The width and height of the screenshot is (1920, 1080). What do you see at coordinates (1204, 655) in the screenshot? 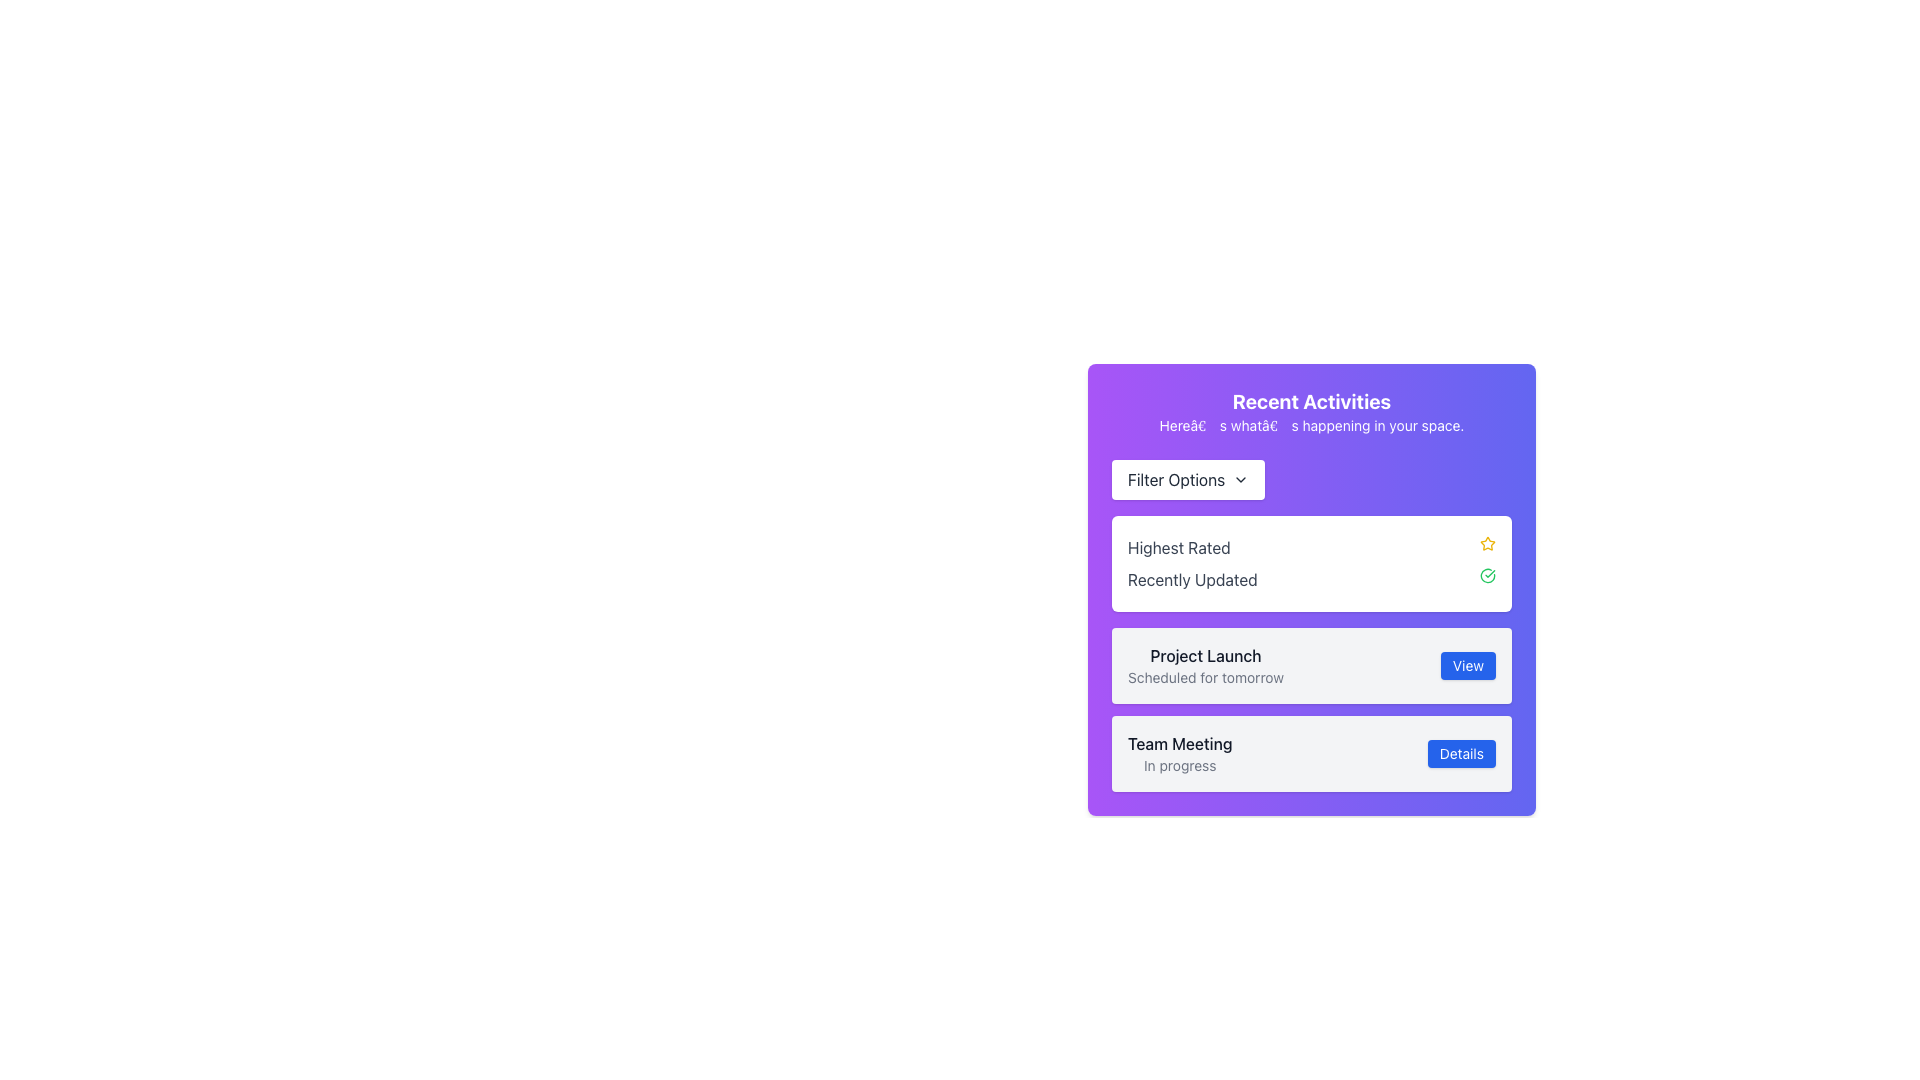
I see `the title text element of the activity card labeled 'Project Launch' which is located in the 'Recent Activities' section` at bounding box center [1204, 655].